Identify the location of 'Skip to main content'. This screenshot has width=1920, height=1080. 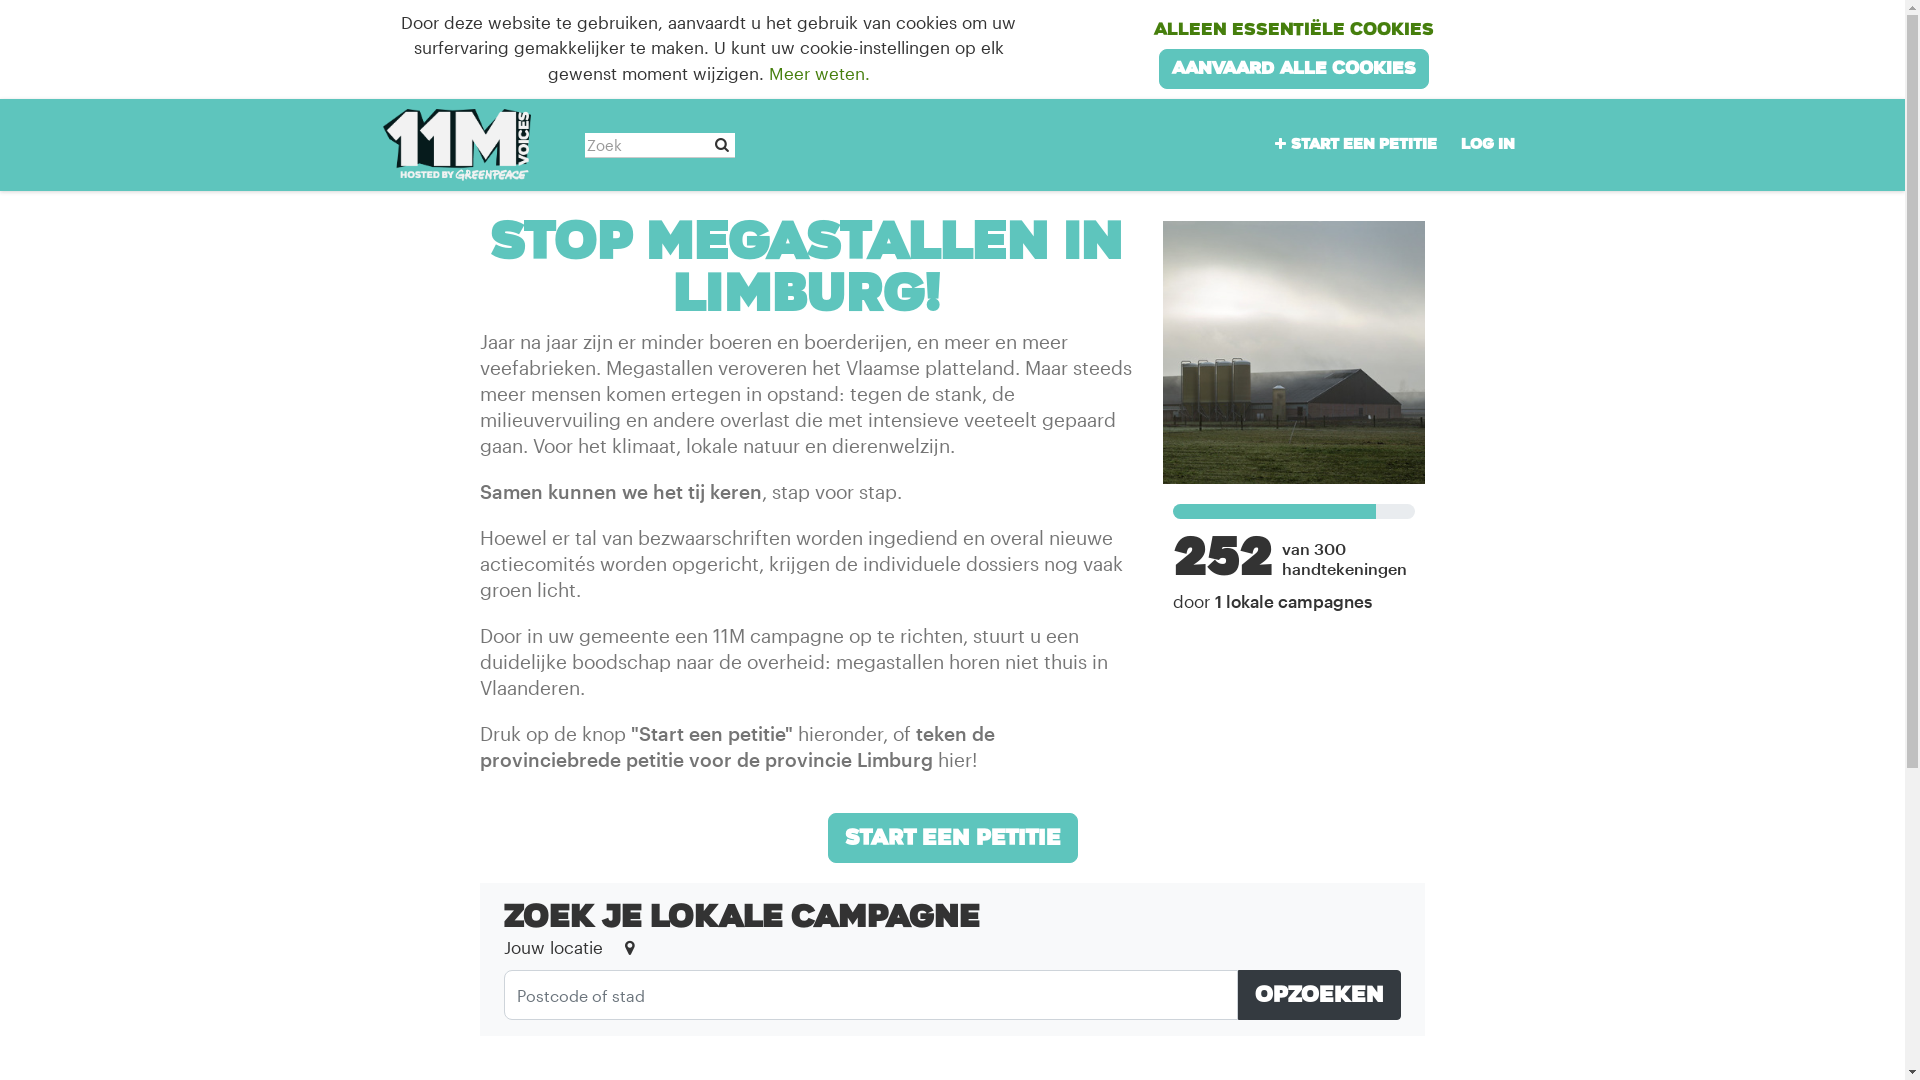
(0, 0).